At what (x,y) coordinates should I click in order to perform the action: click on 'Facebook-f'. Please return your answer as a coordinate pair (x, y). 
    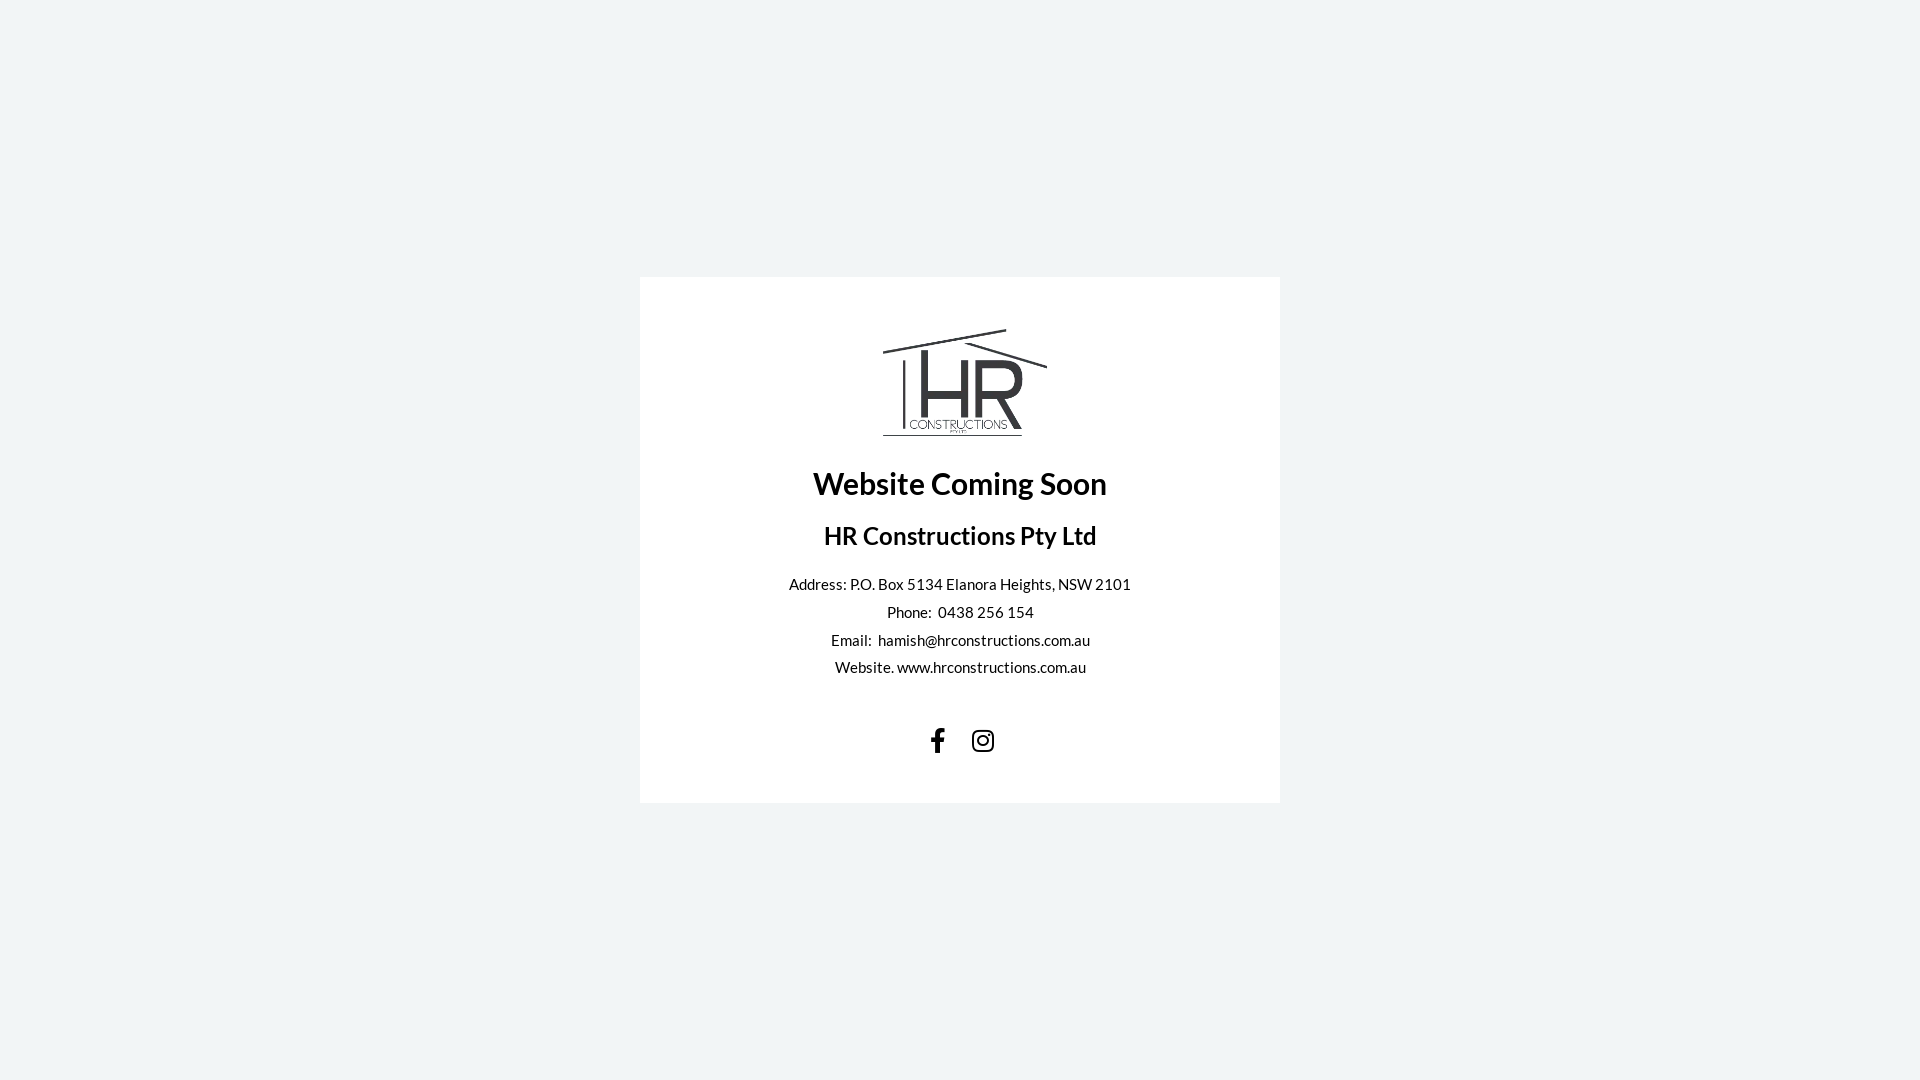
    Looking at the image, I should click on (936, 740).